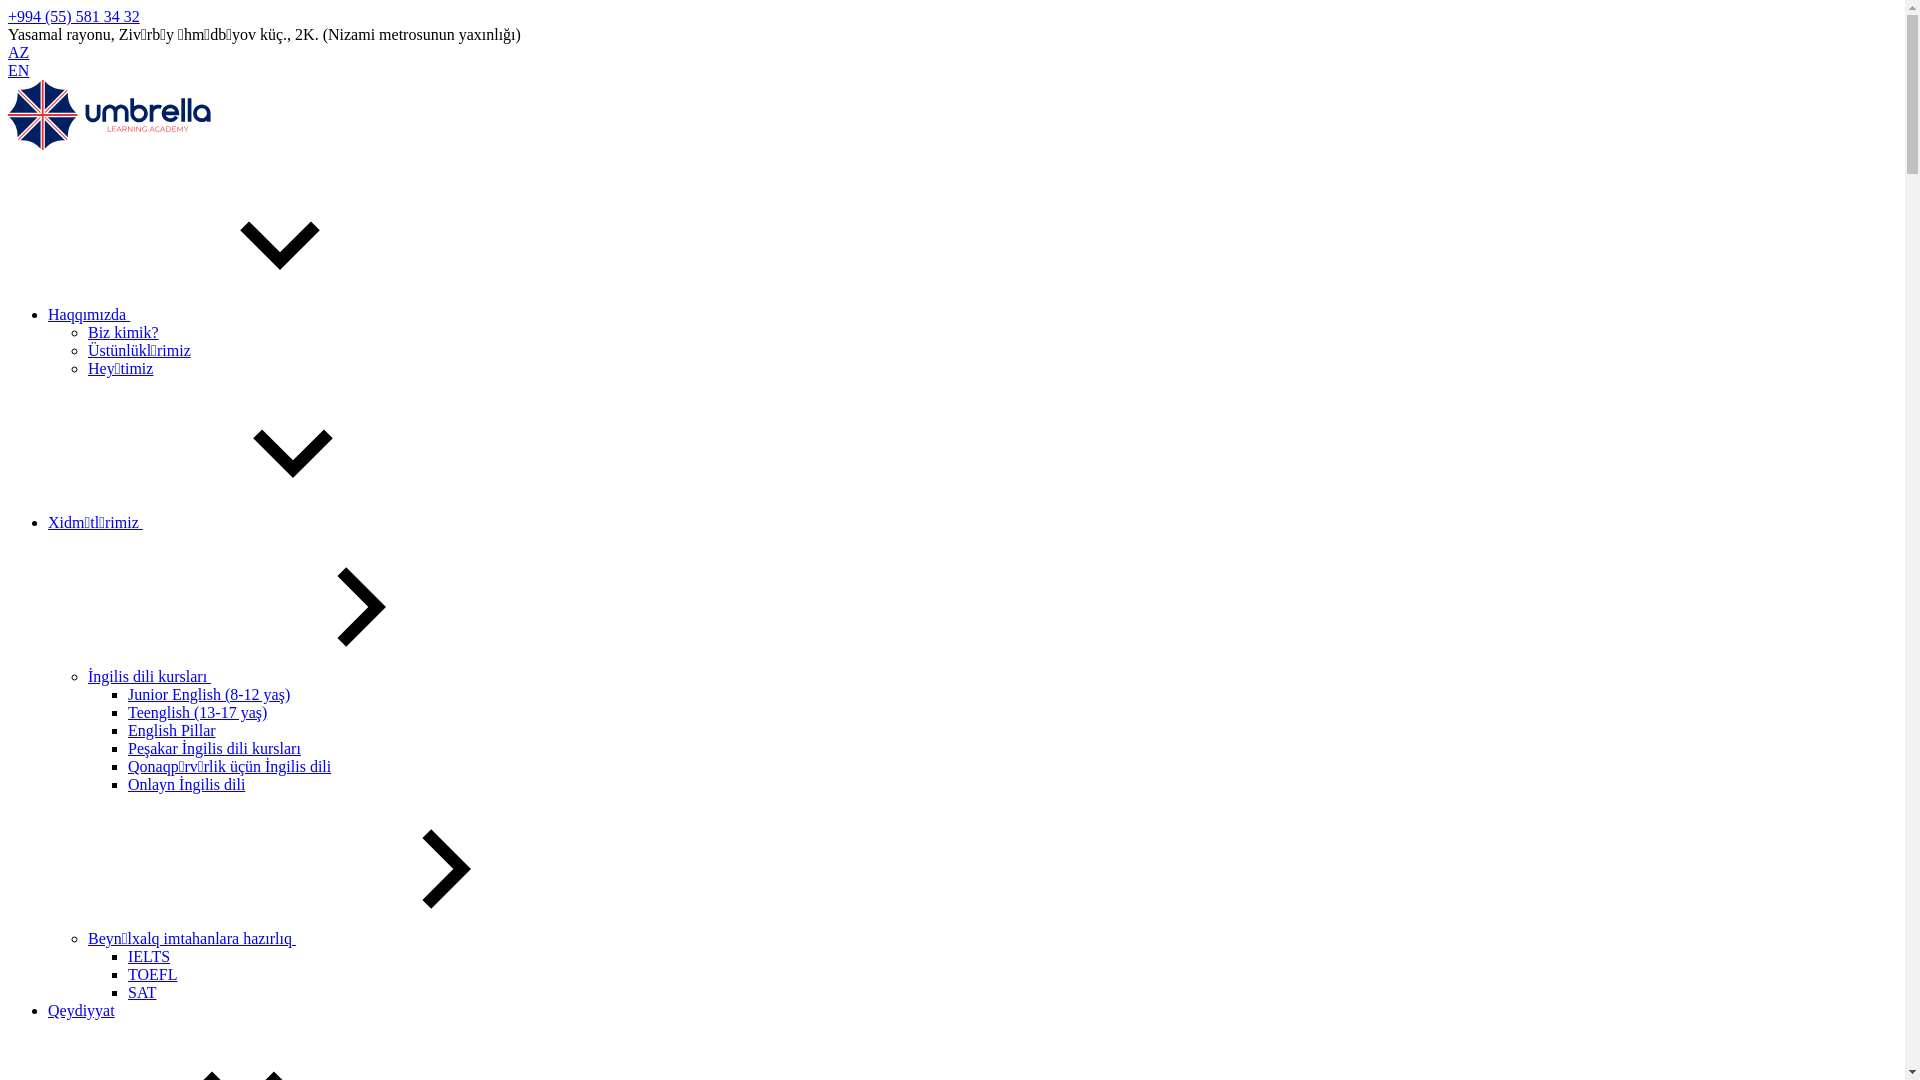  I want to click on 'TOEFL', so click(127, 973).